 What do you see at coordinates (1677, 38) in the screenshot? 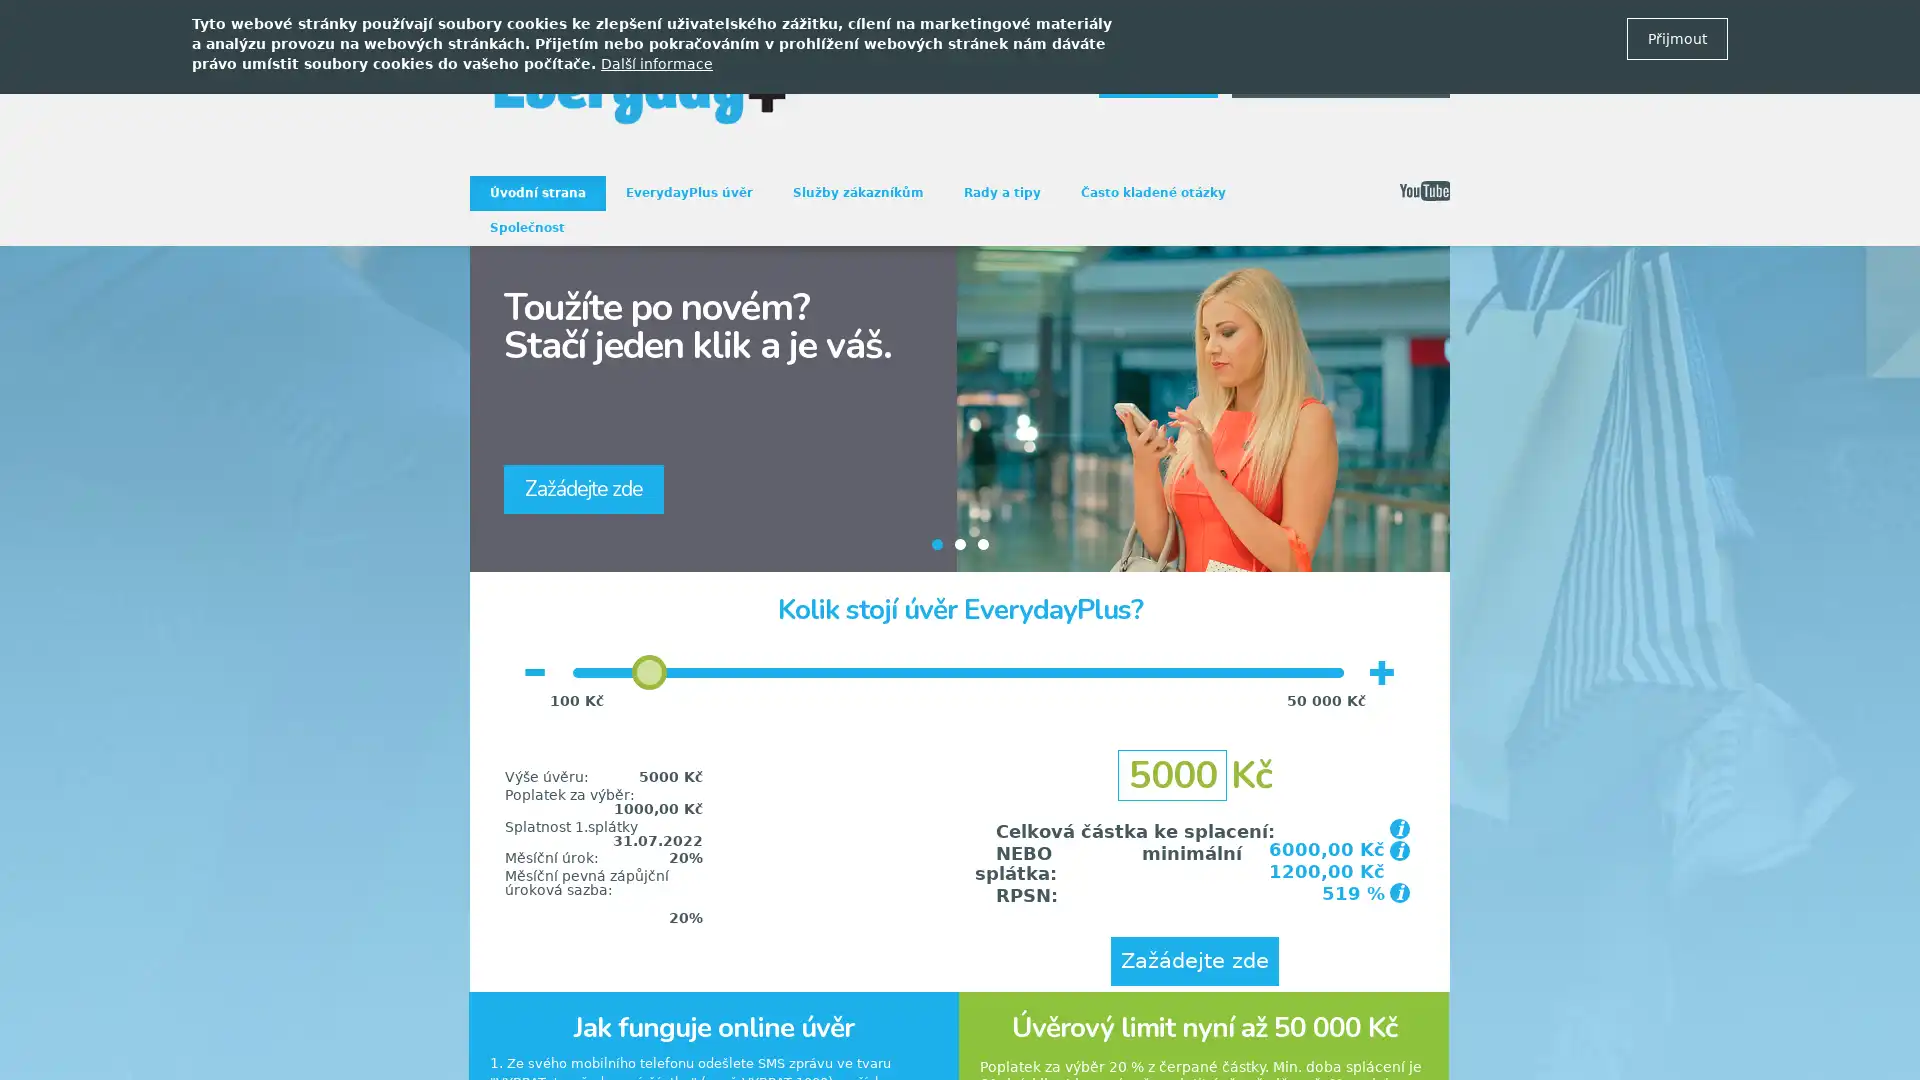
I see `Prijmout` at bounding box center [1677, 38].